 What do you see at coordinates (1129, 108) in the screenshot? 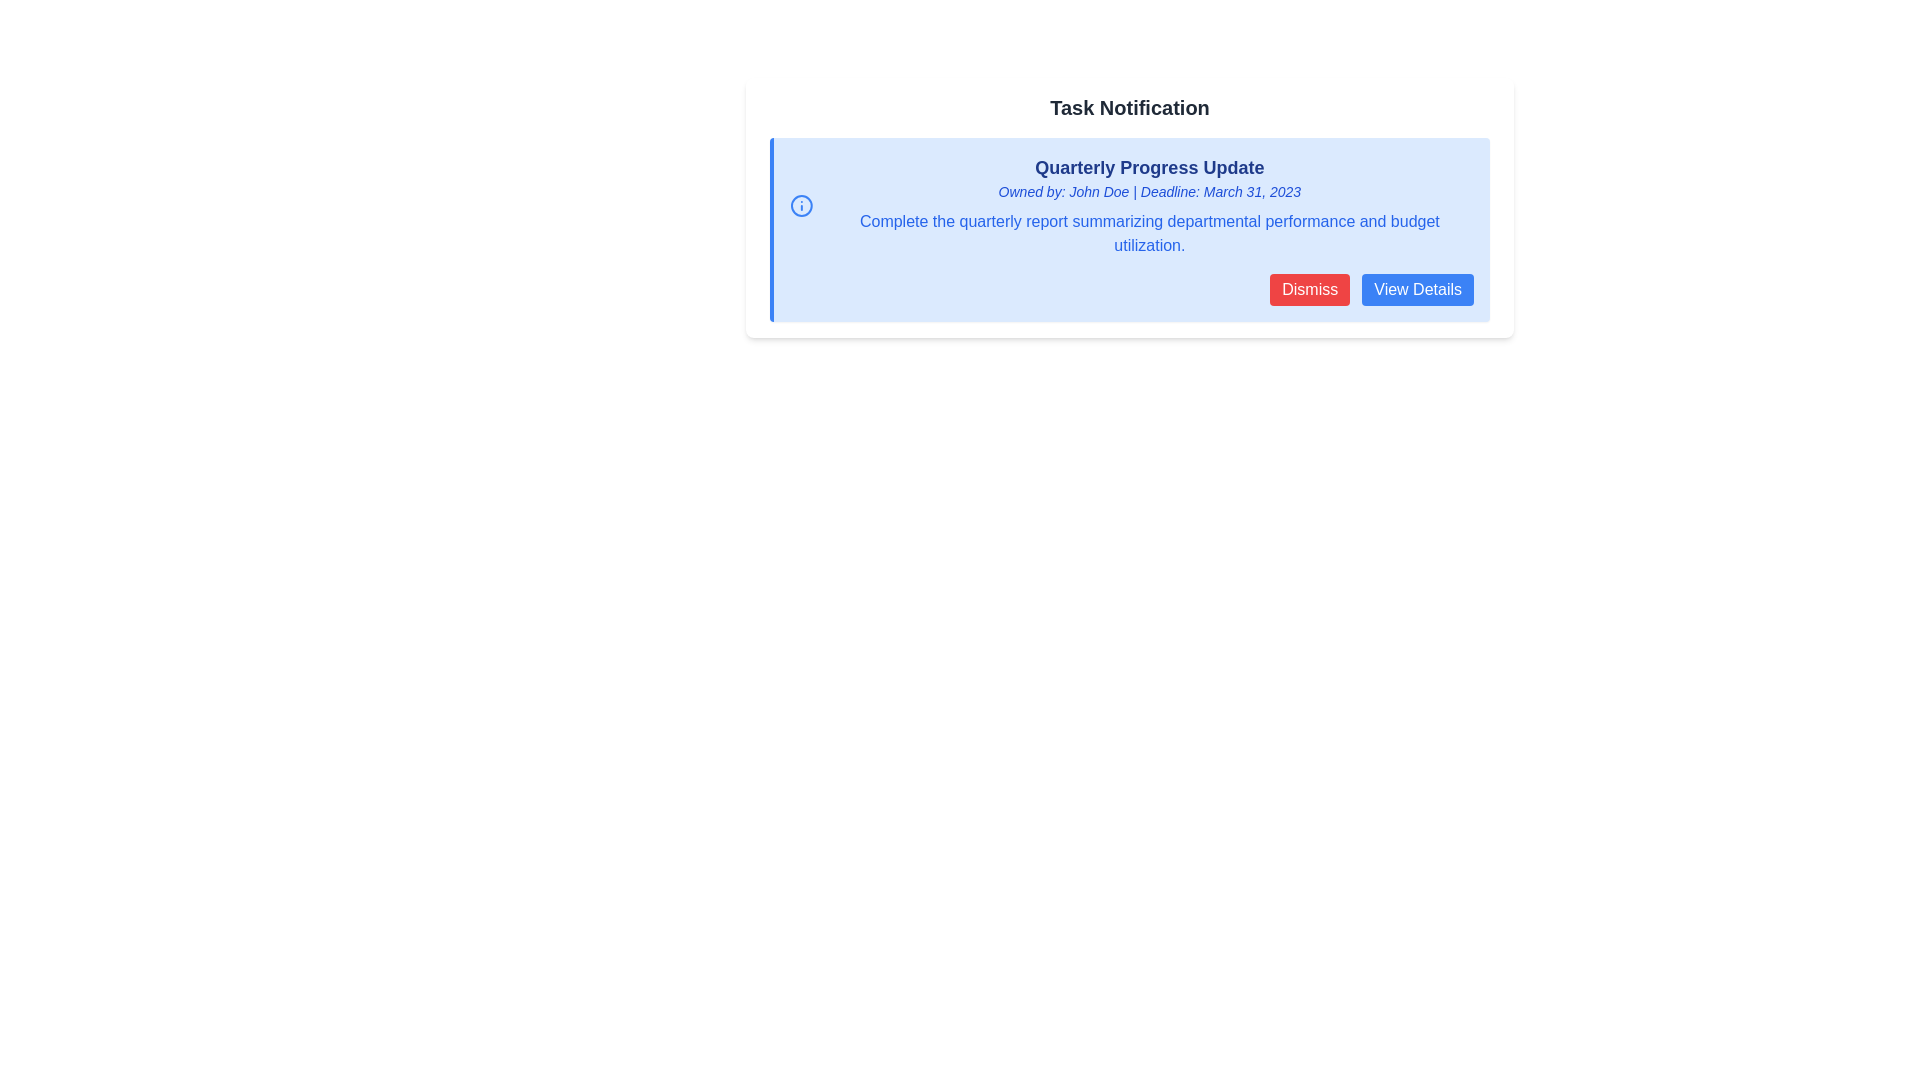
I see `the heading element at the top of the card component, which provides context or summary information` at bounding box center [1129, 108].